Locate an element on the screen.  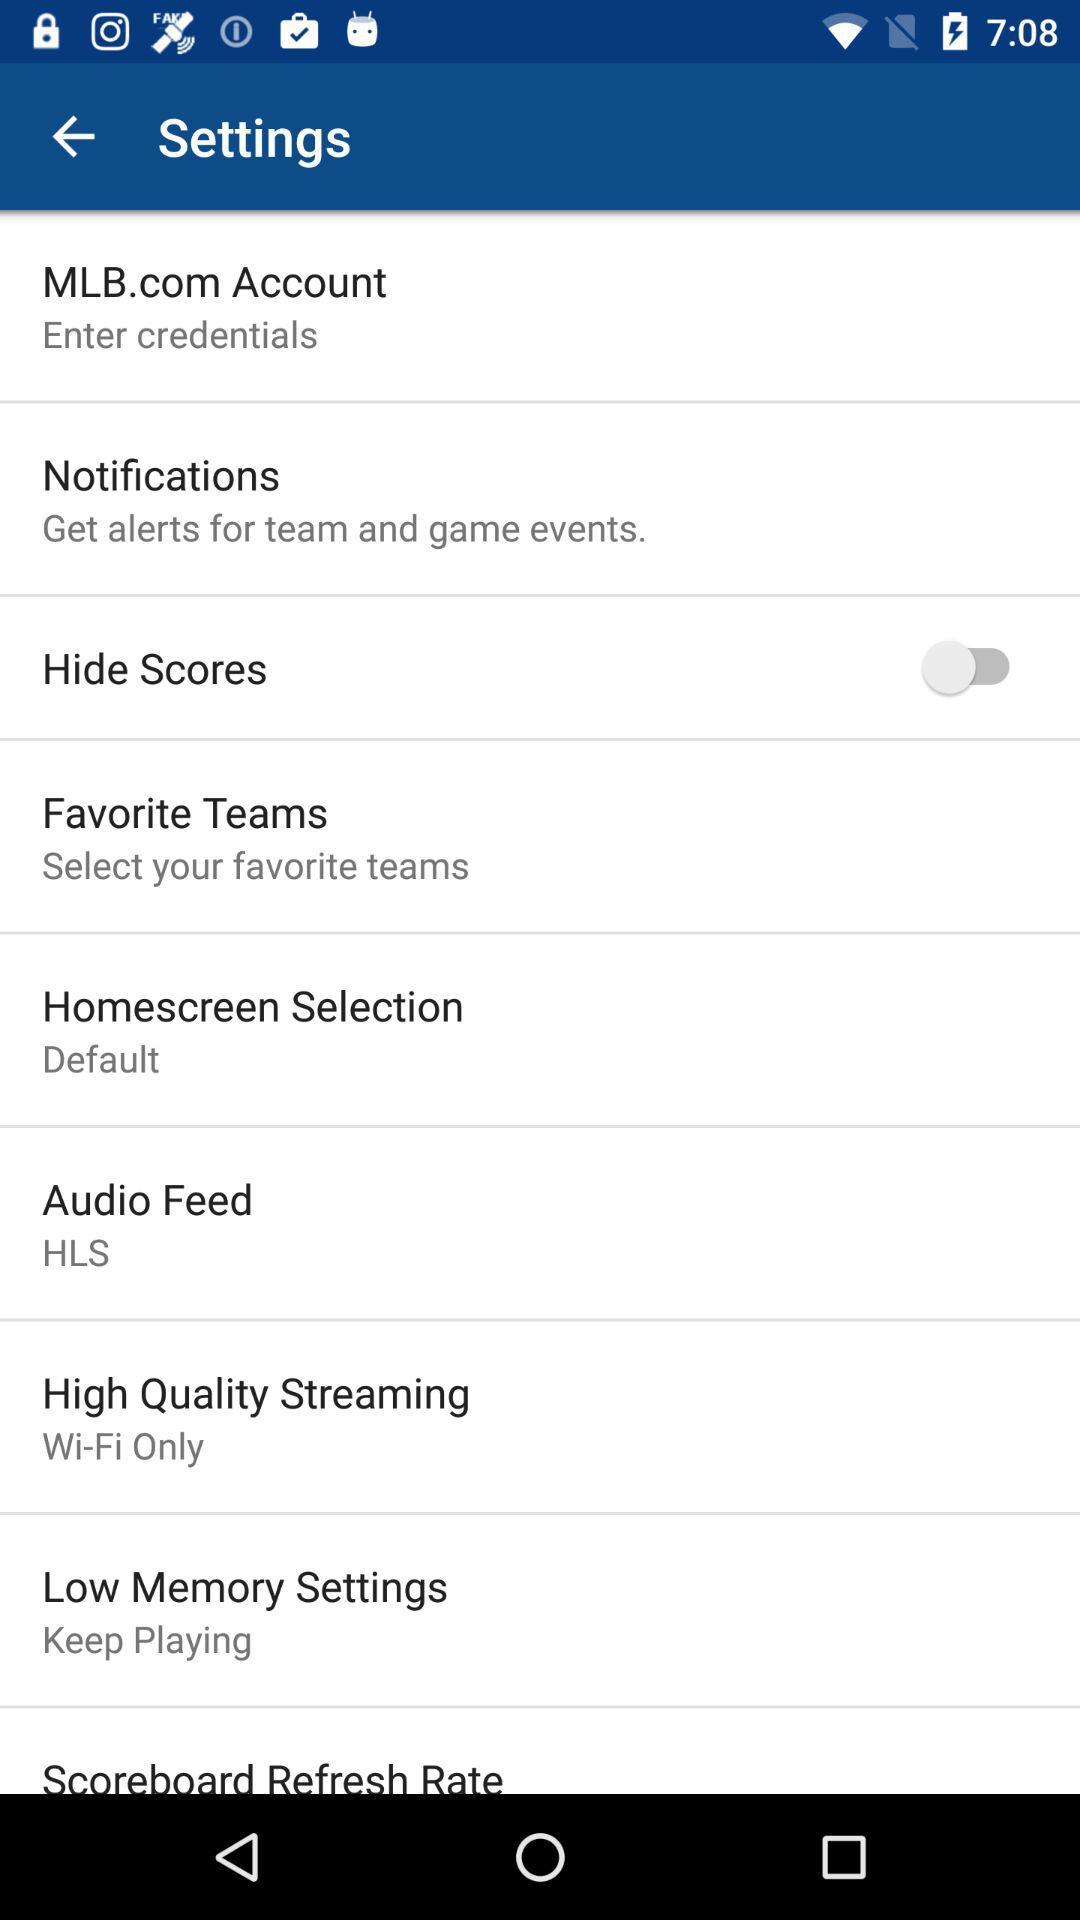
icon next to settings app is located at coordinates (72, 135).